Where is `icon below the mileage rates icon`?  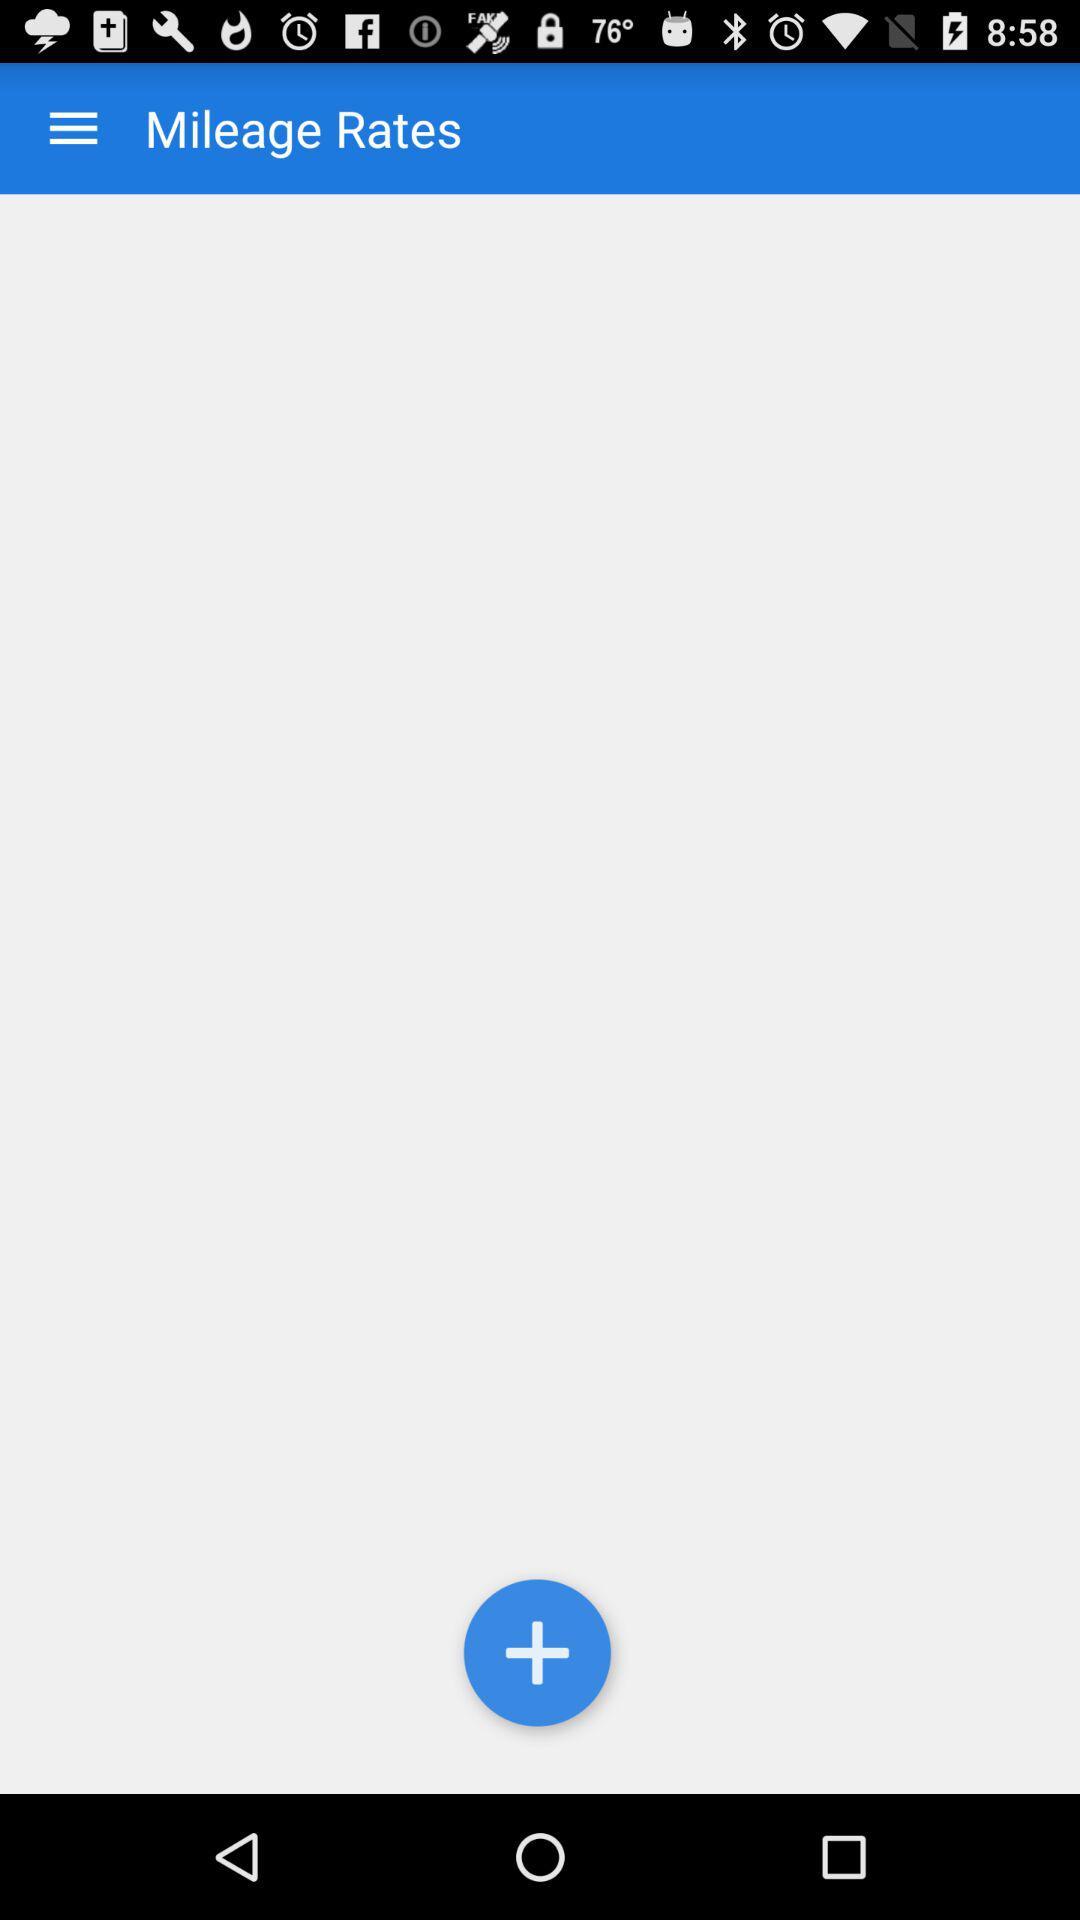
icon below the mileage rates icon is located at coordinates (540, 994).